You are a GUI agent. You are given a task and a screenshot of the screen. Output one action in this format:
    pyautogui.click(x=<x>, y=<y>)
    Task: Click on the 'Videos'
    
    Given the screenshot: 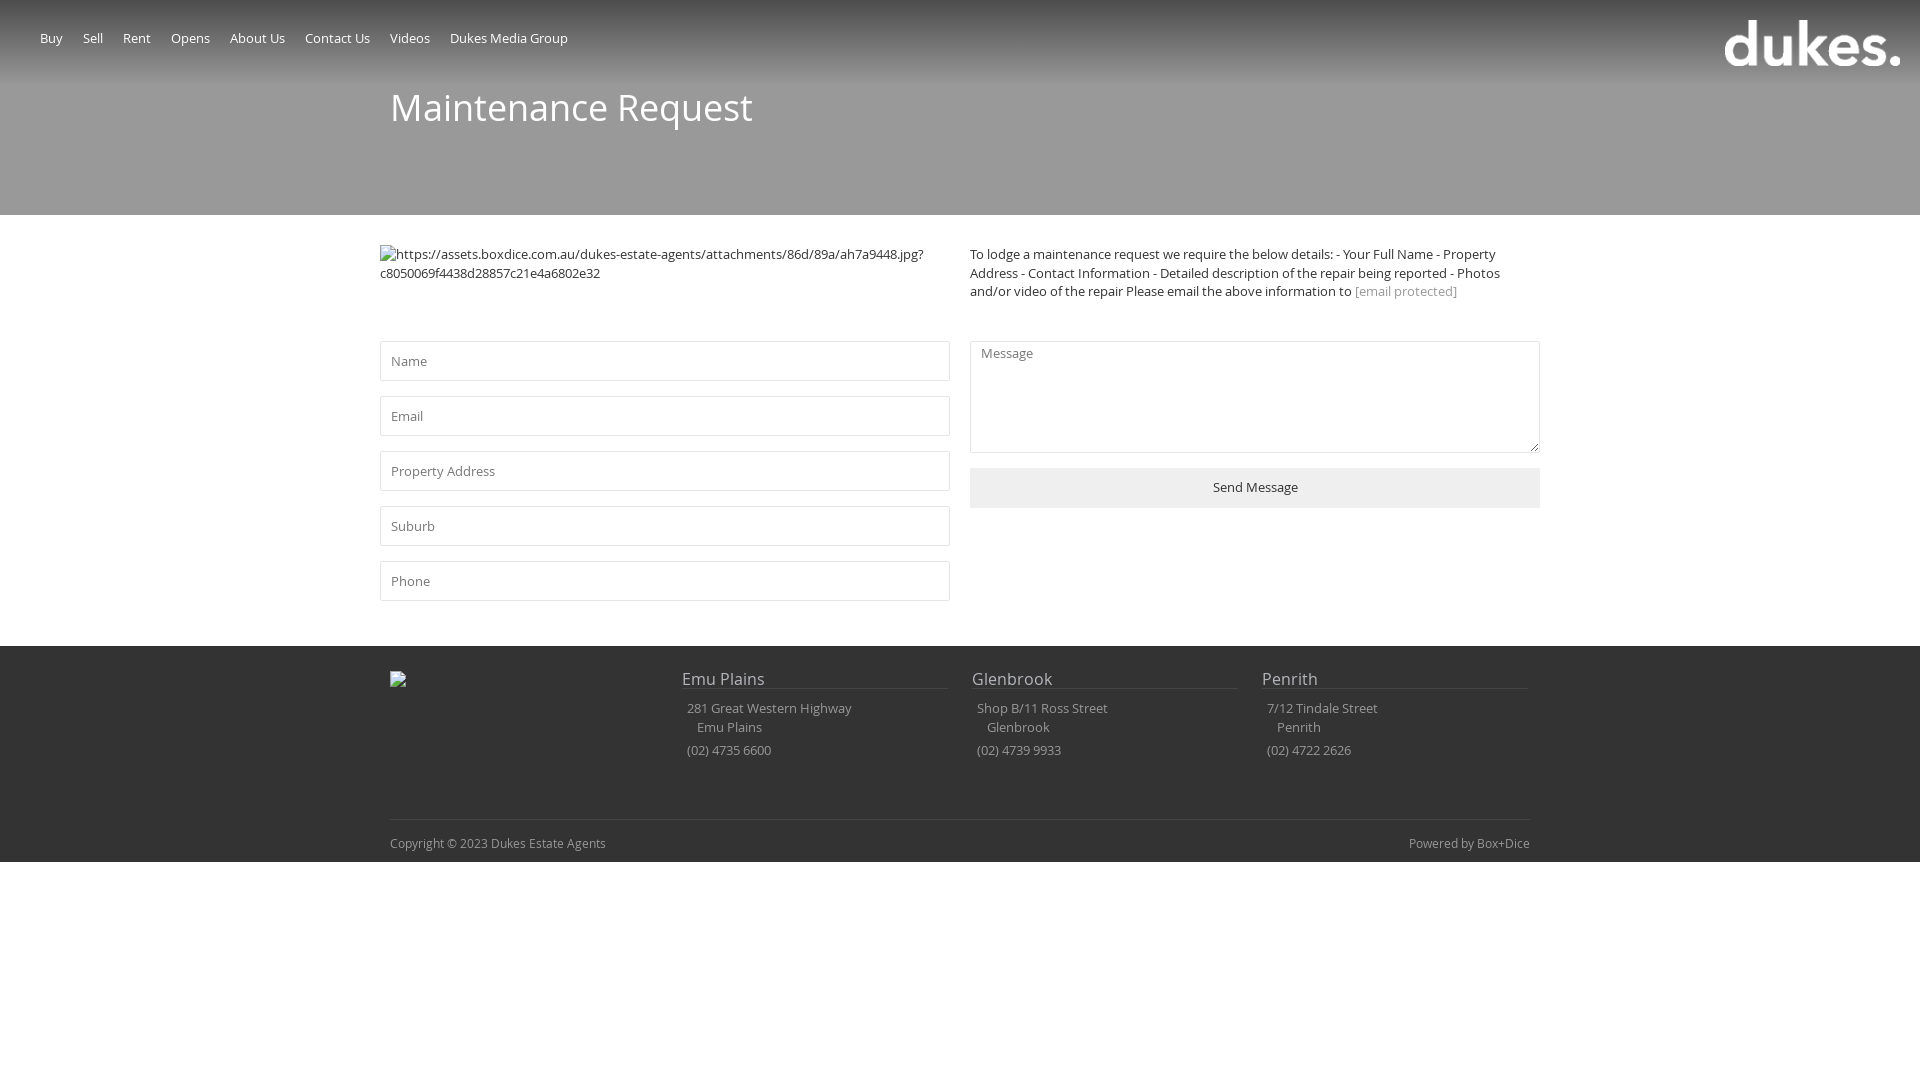 What is the action you would take?
    pyautogui.click(x=389, y=38)
    